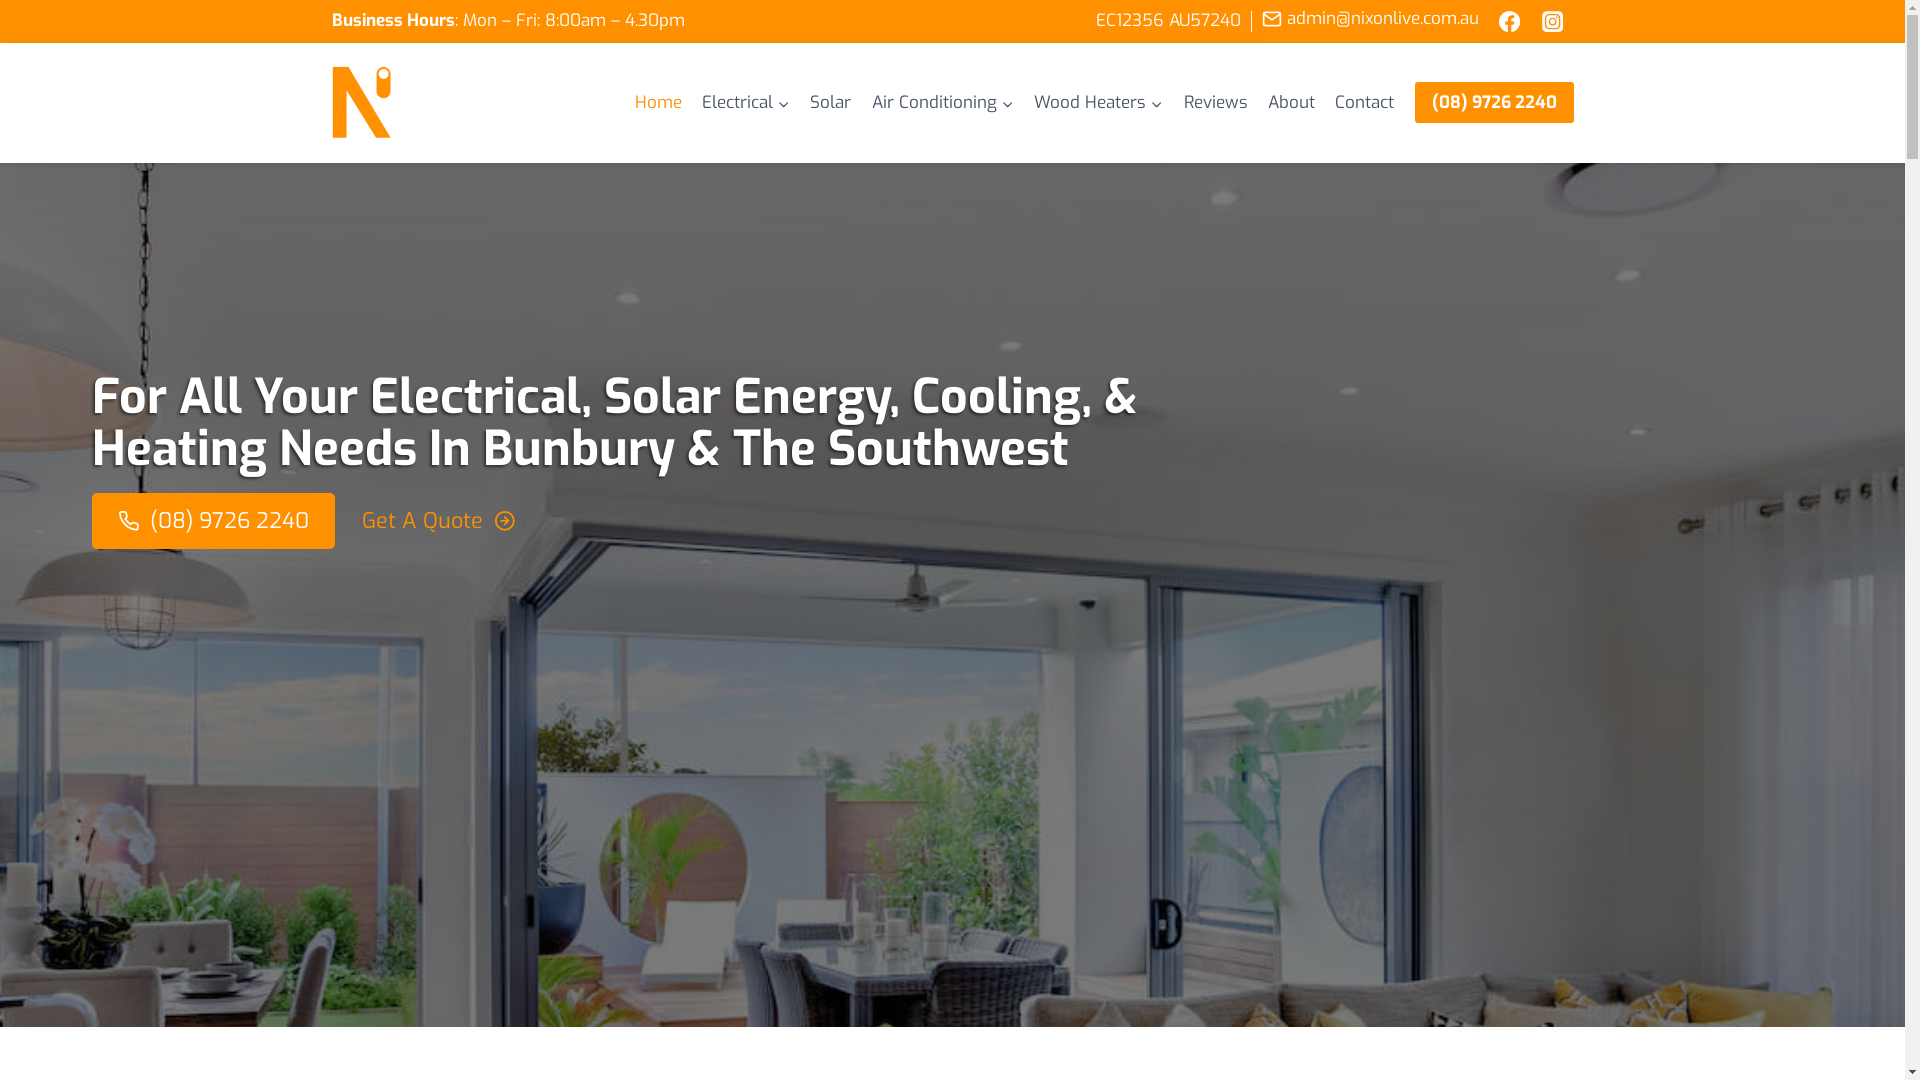 The height and width of the screenshot is (1080, 1920). I want to click on 'Solar', so click(830, 101).